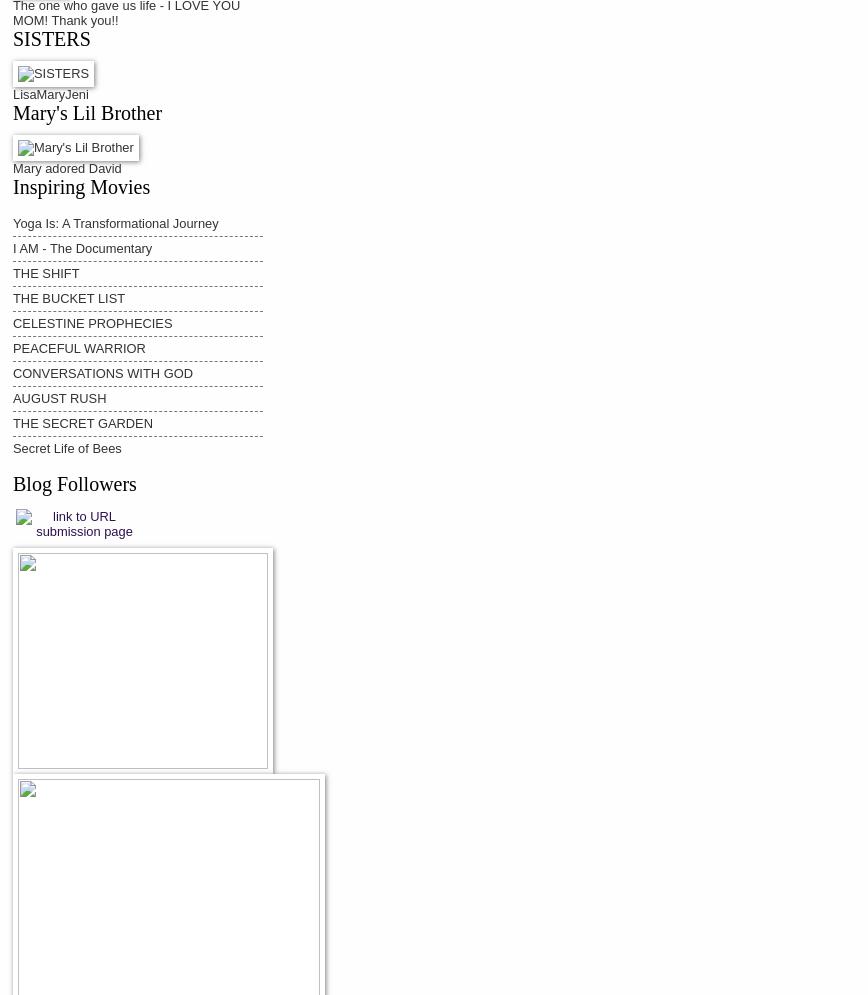  Describe the element at coordinates (82, 422) in the screenshot. I see `'THE SECRET GARDEN'` at that location.